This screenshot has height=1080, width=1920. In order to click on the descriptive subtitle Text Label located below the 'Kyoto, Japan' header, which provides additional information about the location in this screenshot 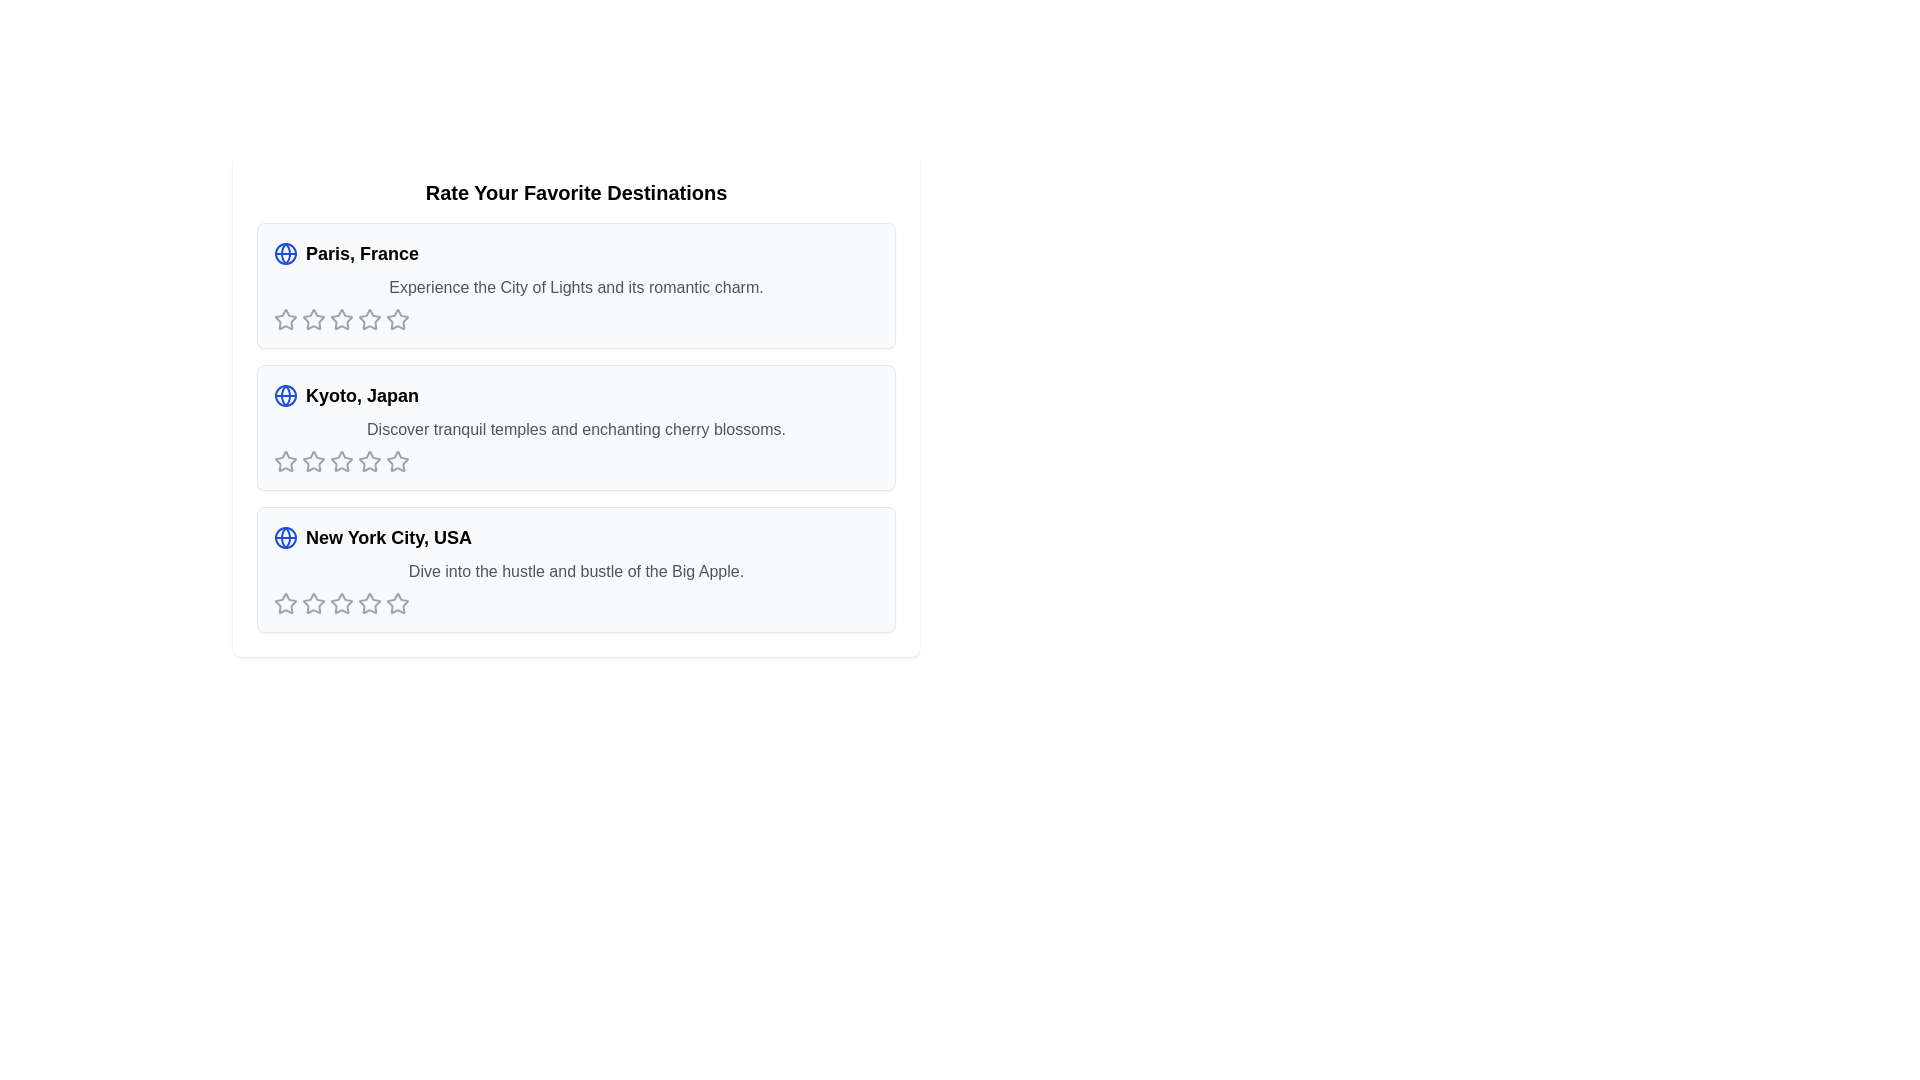, I will do `click(575, 428)`.